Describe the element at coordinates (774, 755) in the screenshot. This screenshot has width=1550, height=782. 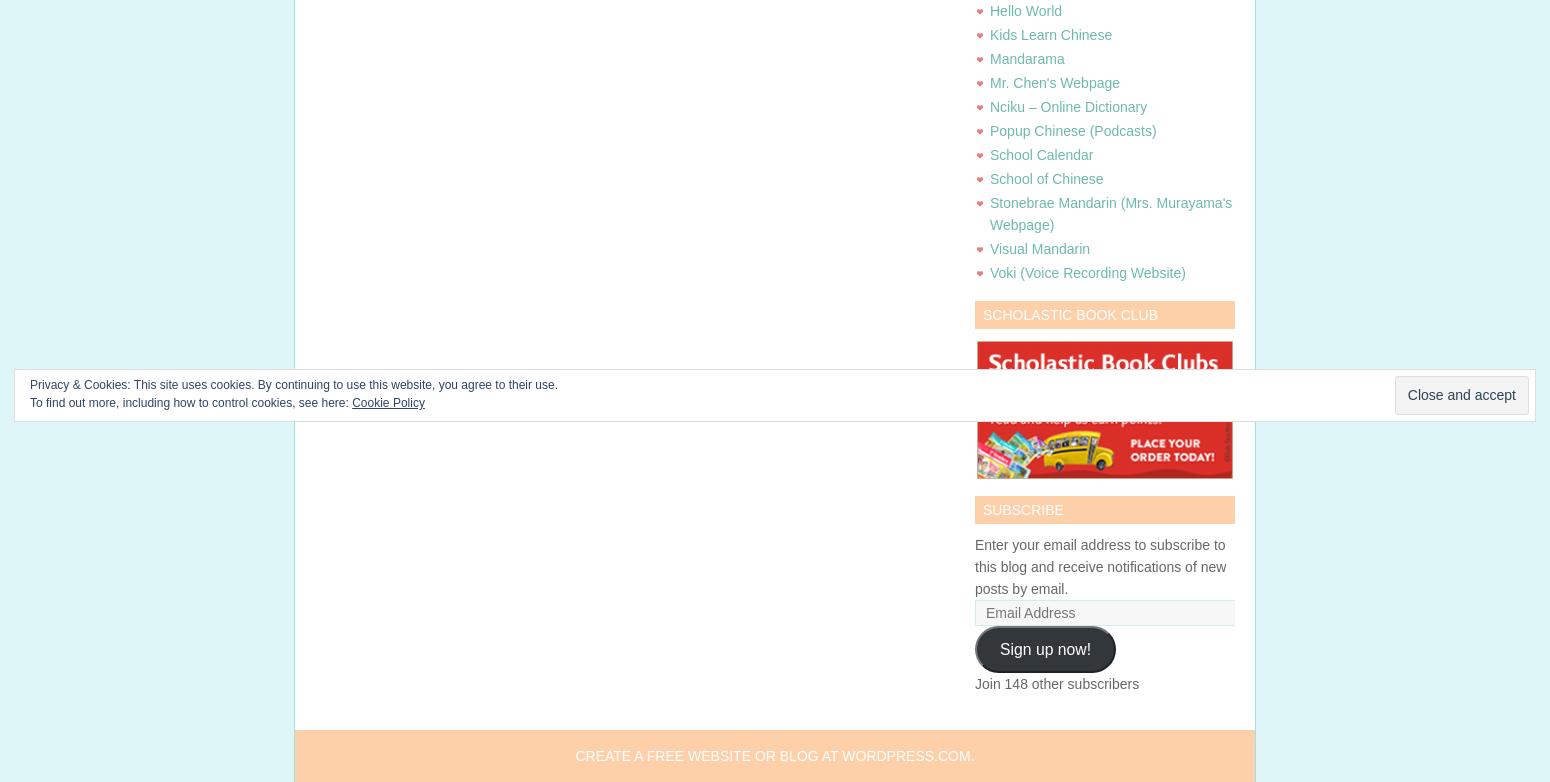
I see `'Create a free website or blog at WordPress.com.'` at that location.